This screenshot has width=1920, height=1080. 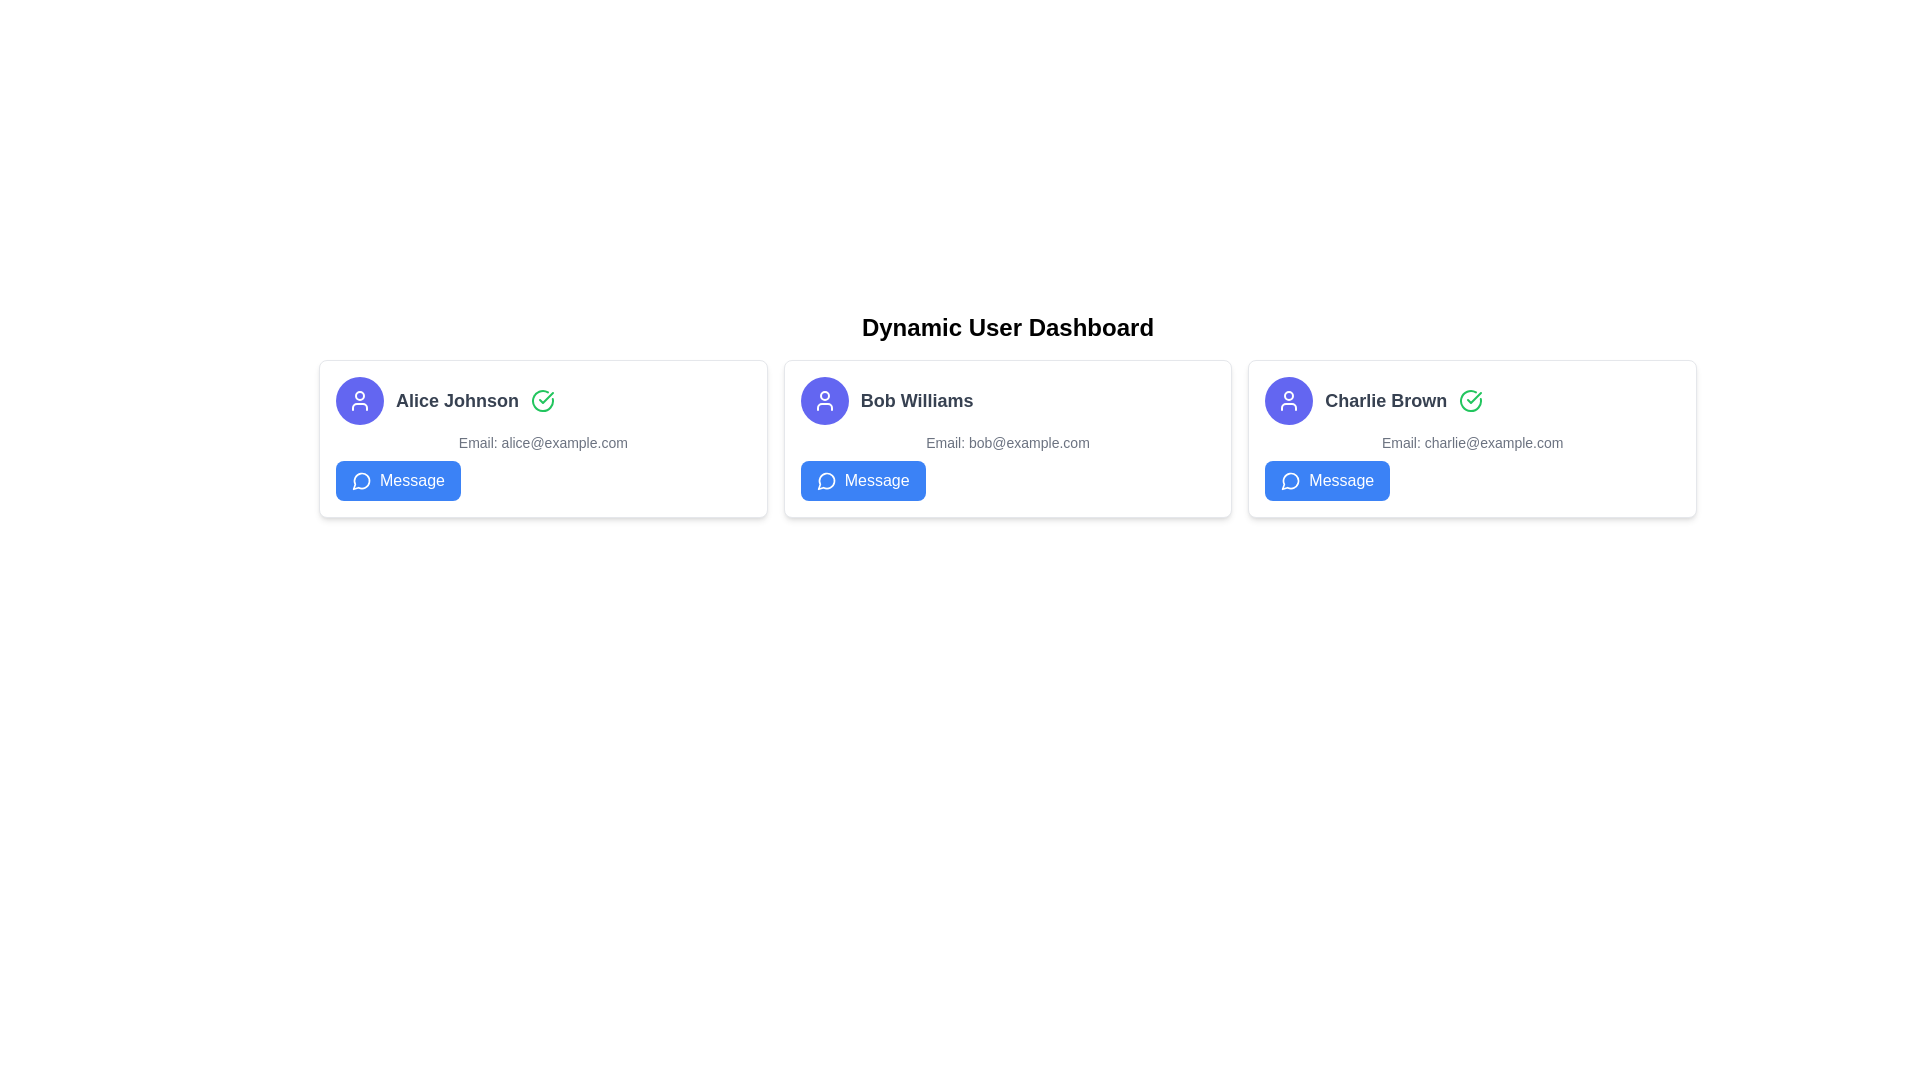 I want to click on the text element displaying the email address for the user 'Bob Williams', so click(x=1008, y=442).